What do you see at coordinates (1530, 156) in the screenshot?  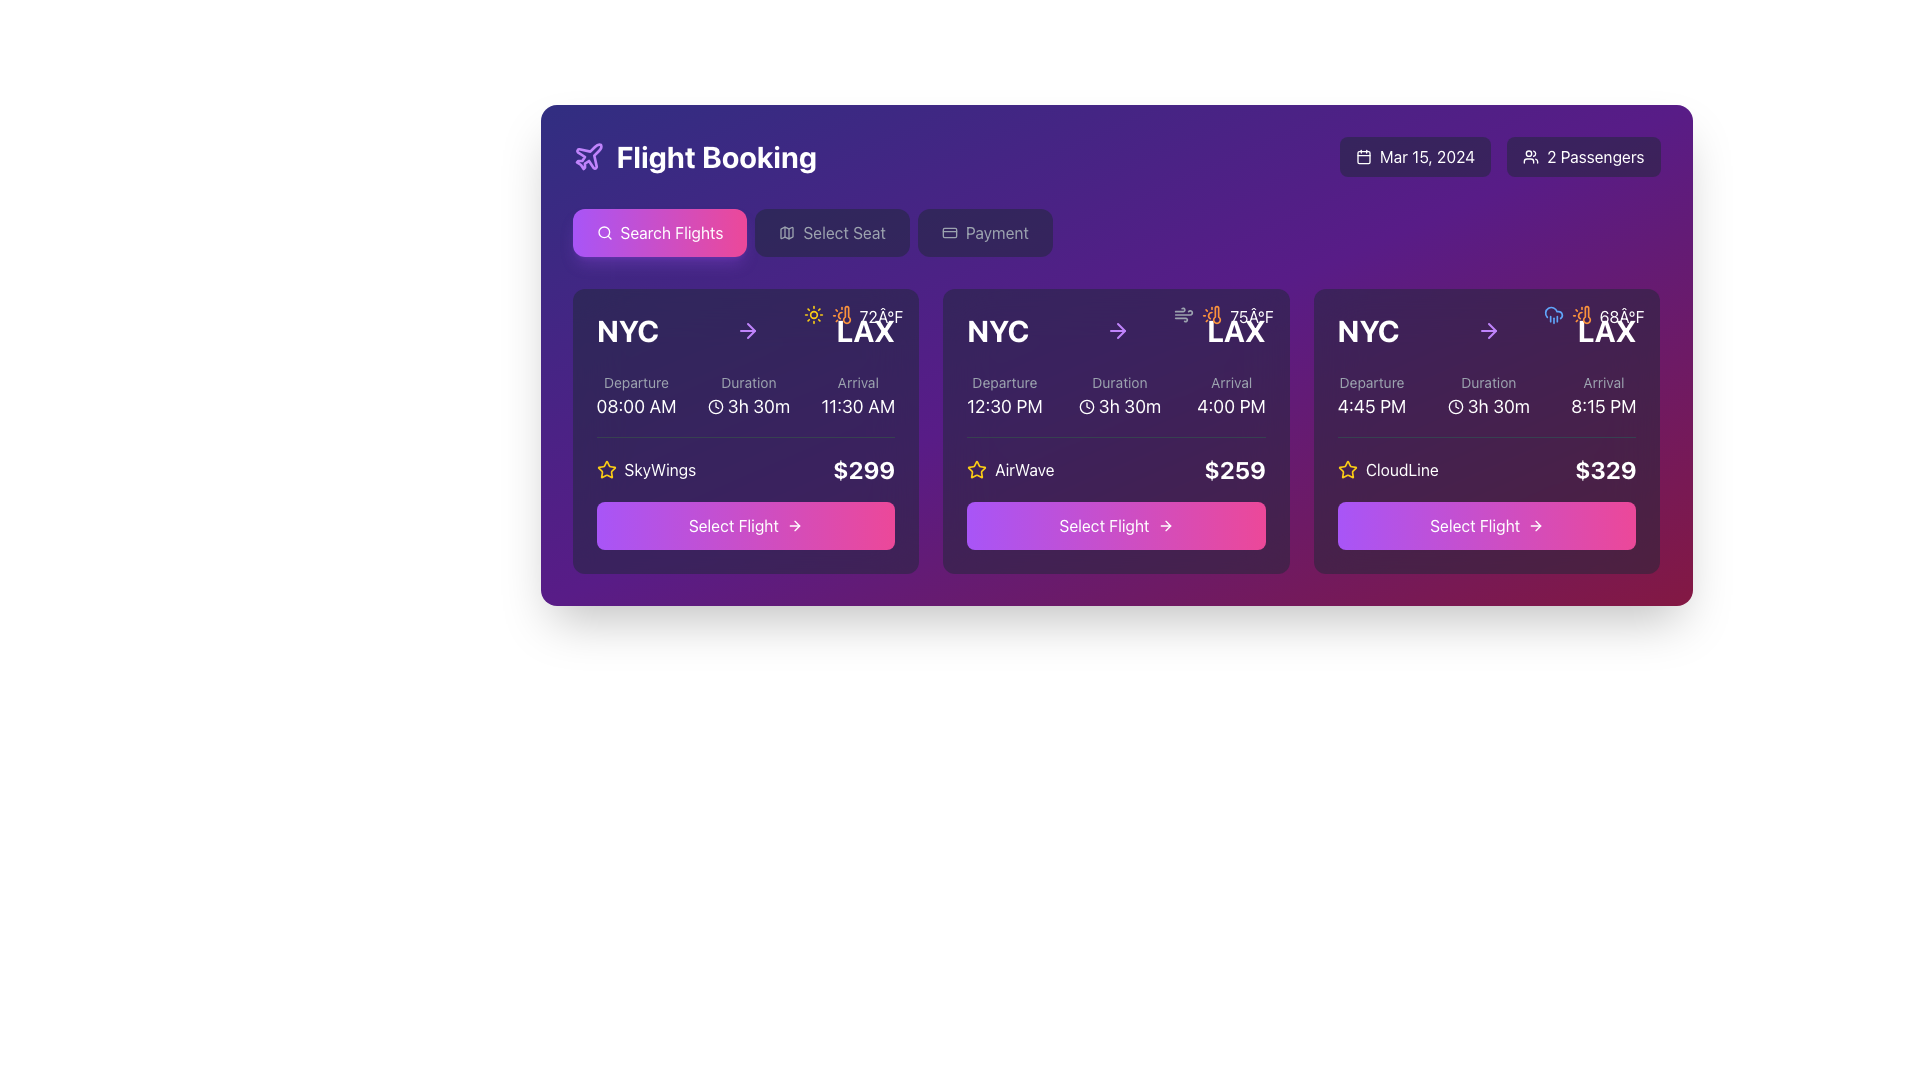 I see `the 'Passengers' icon located at the top-right corner of the interface, next to the '2 Passengers' text` at bounding box center [1530, 156].